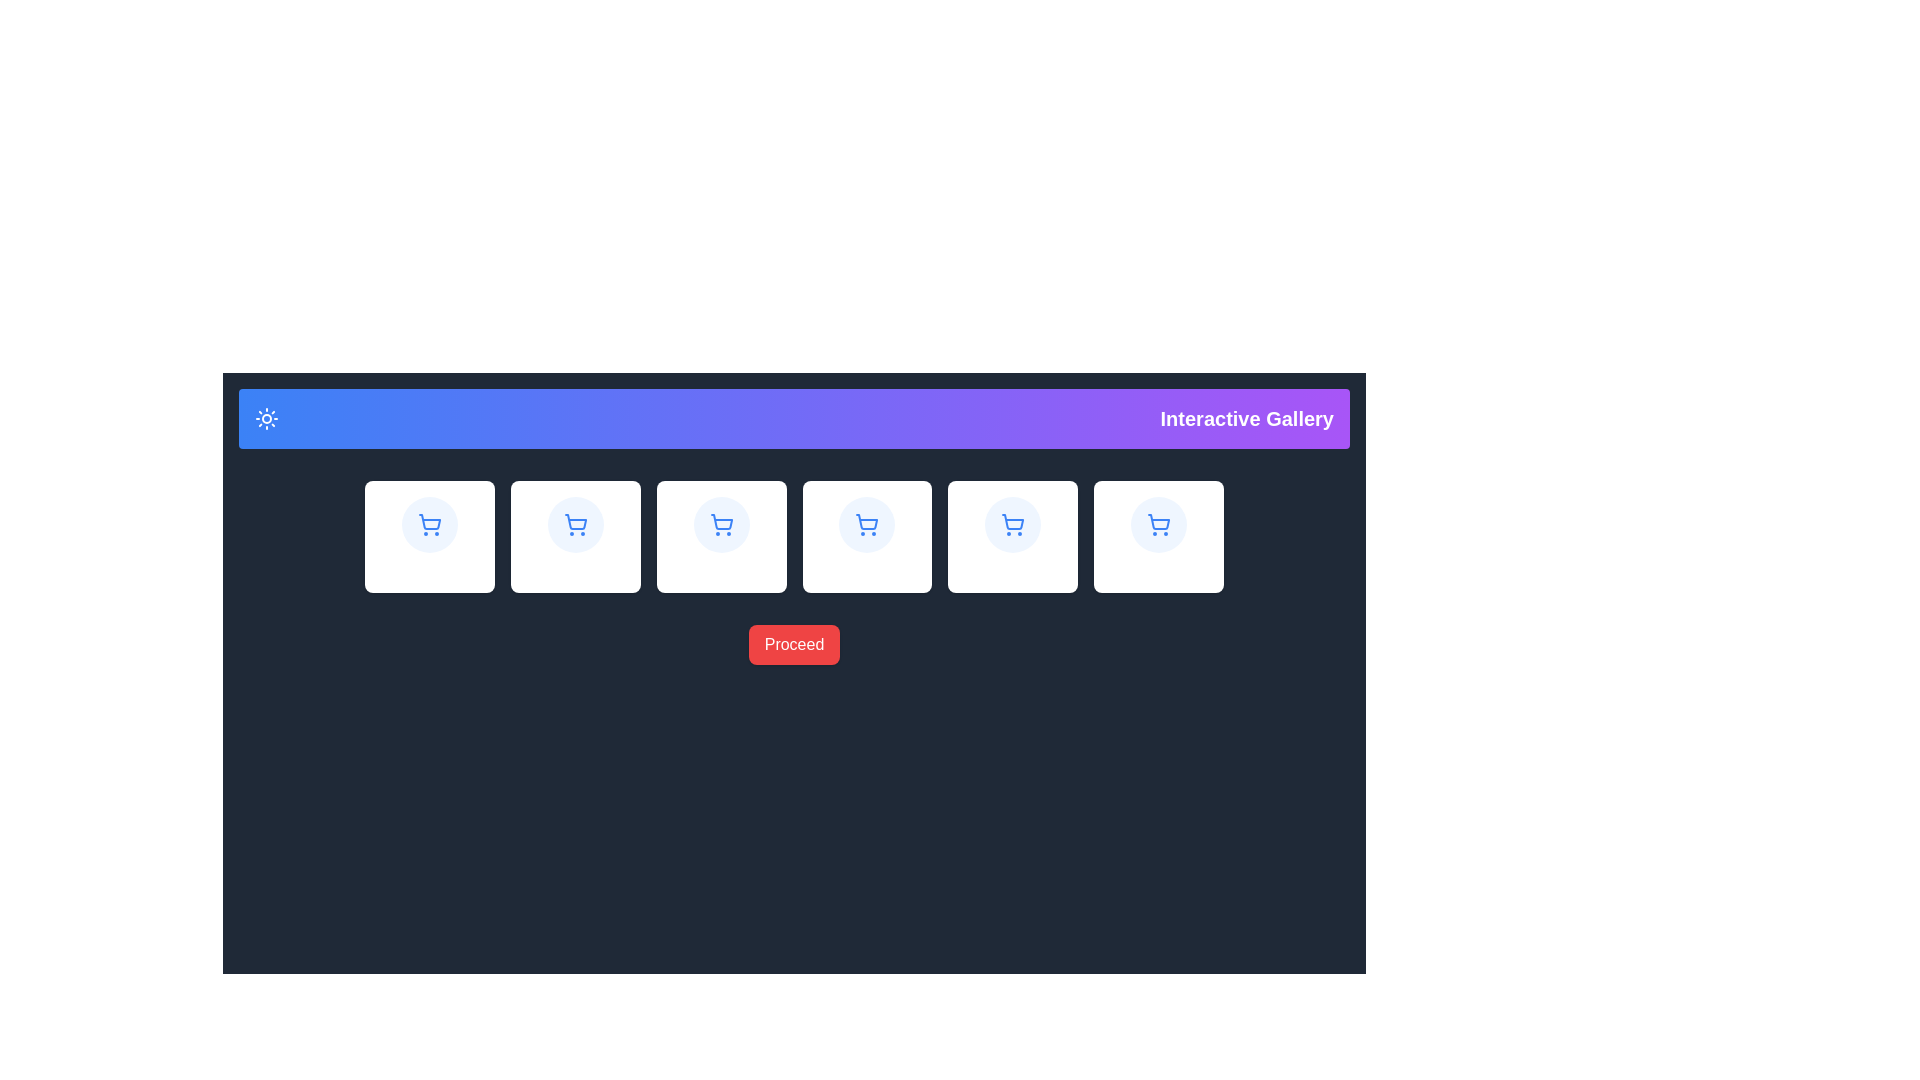 The image size is (1920, 1080). Describe the element at coordinates (1159, 523) in the screenshot. I see `the shopping cart icon located within a blue-themed circular background in the fifth box of the horizontal grid` at that location.